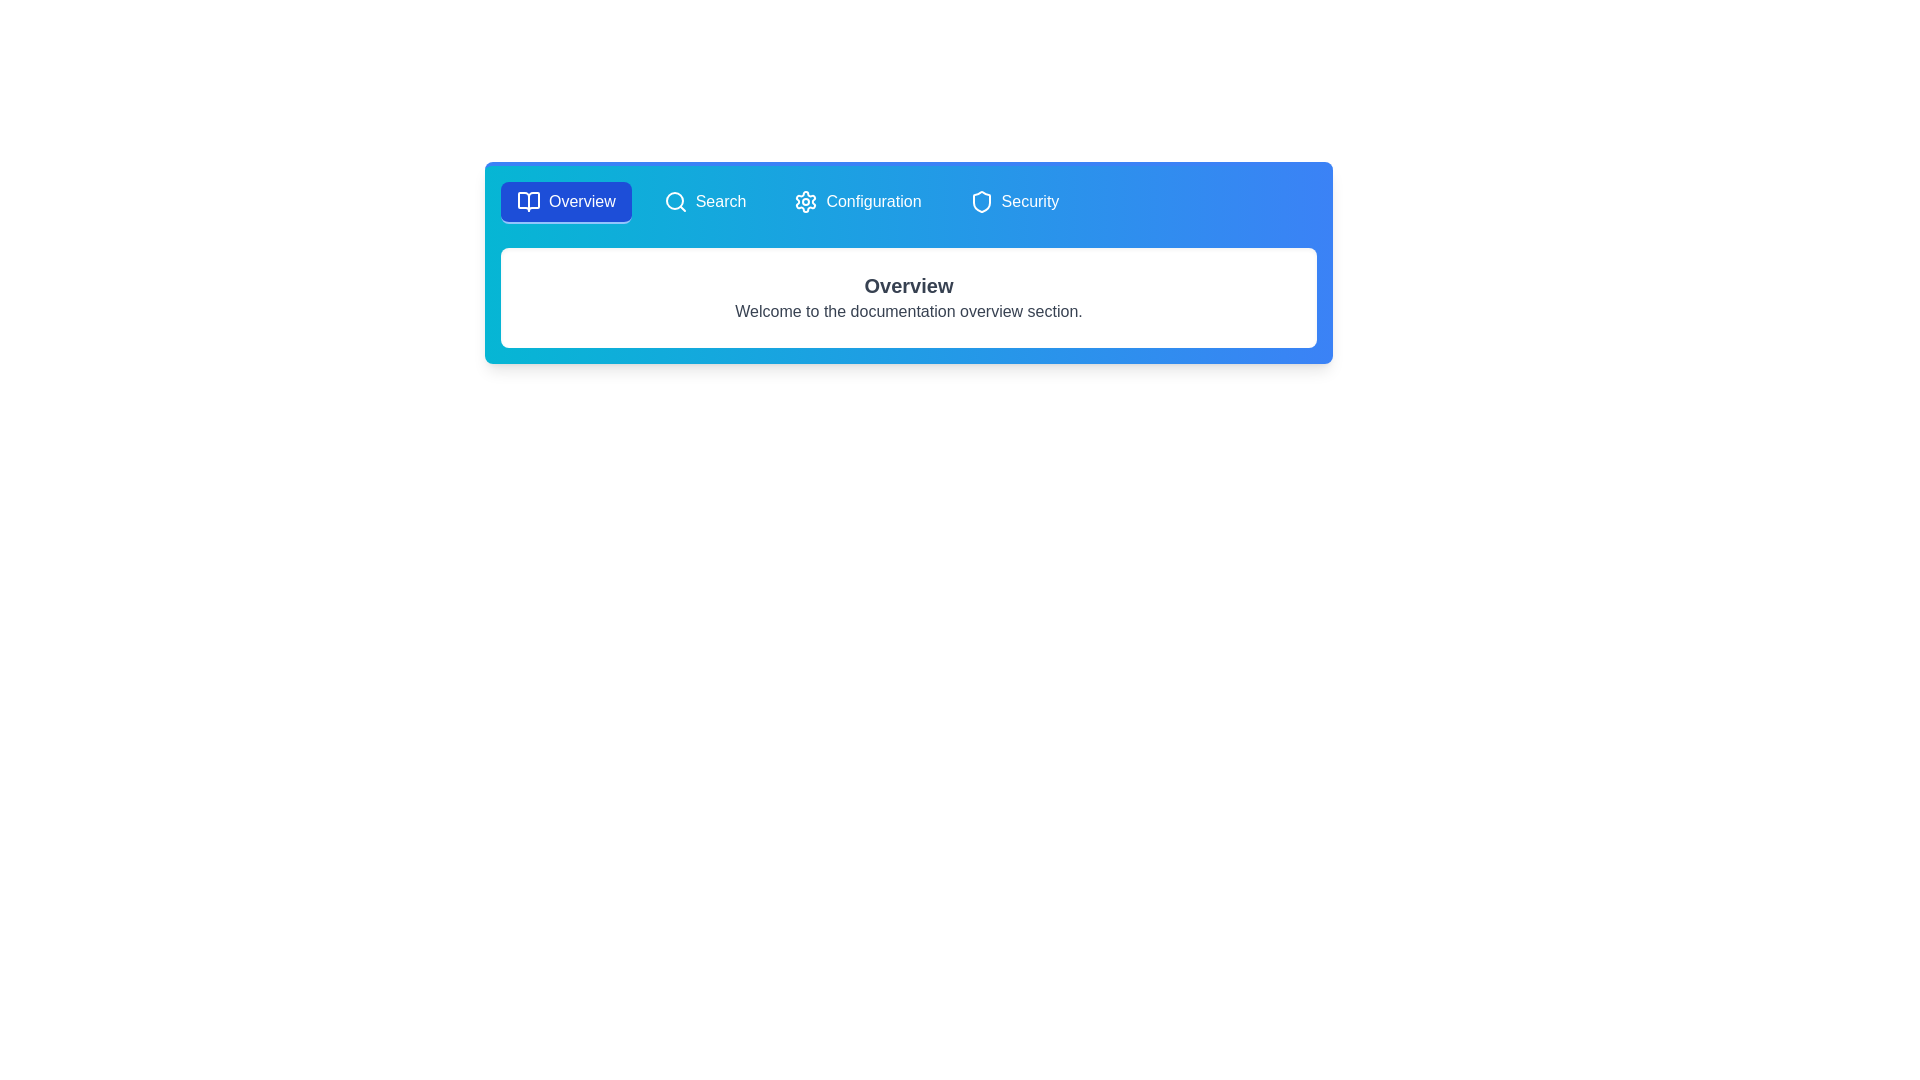 The height and width of the screenshot is (1080, 1920). I want to click on the Text Component (Header and Subtitle Combination) that displays 'Overview' and 'Welcome to the documentation overview section.', so click(907, 297).